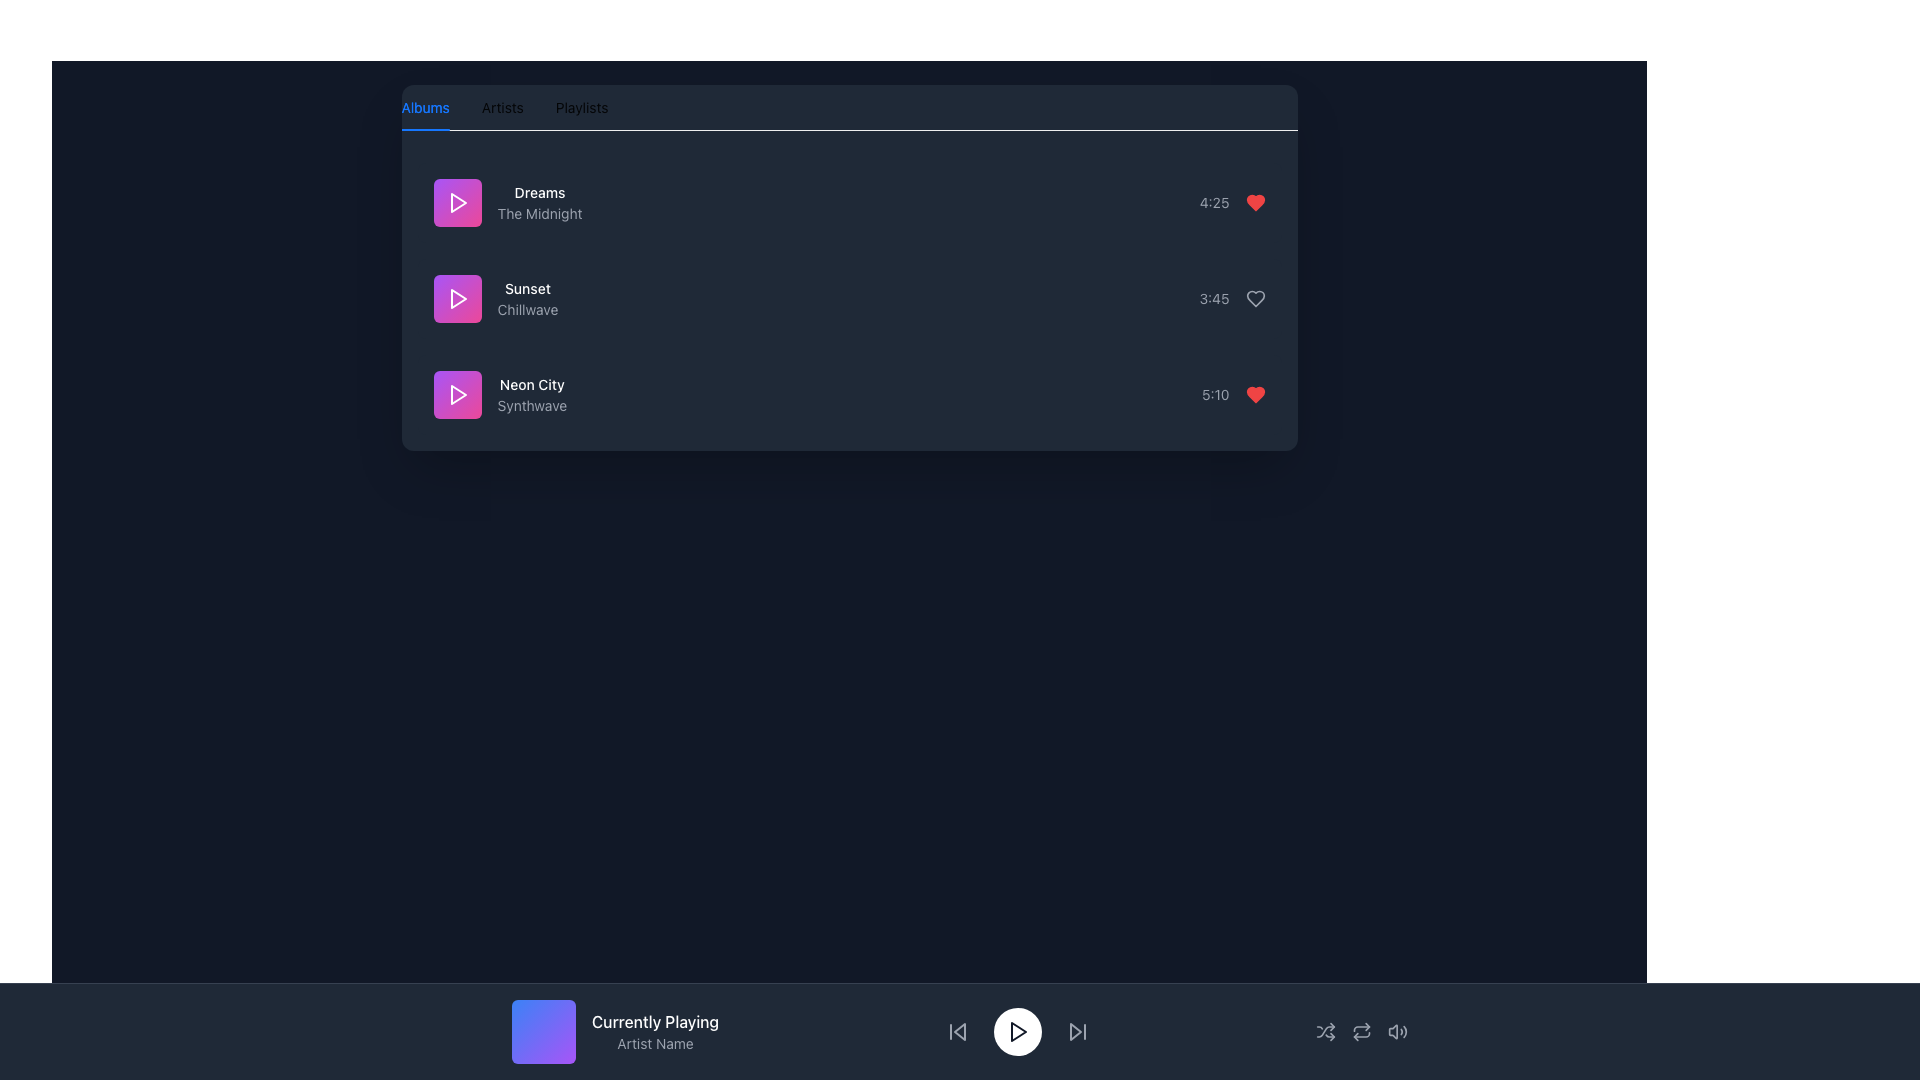 The image size is (1920, 1080). What do you see at coordinates (655, 1032) in the screenshot?
I see `the Text display component that shows the currently playing track's title and artist name, located centrally at the bottom of the media player interface` at bounding box center [655, 1032].